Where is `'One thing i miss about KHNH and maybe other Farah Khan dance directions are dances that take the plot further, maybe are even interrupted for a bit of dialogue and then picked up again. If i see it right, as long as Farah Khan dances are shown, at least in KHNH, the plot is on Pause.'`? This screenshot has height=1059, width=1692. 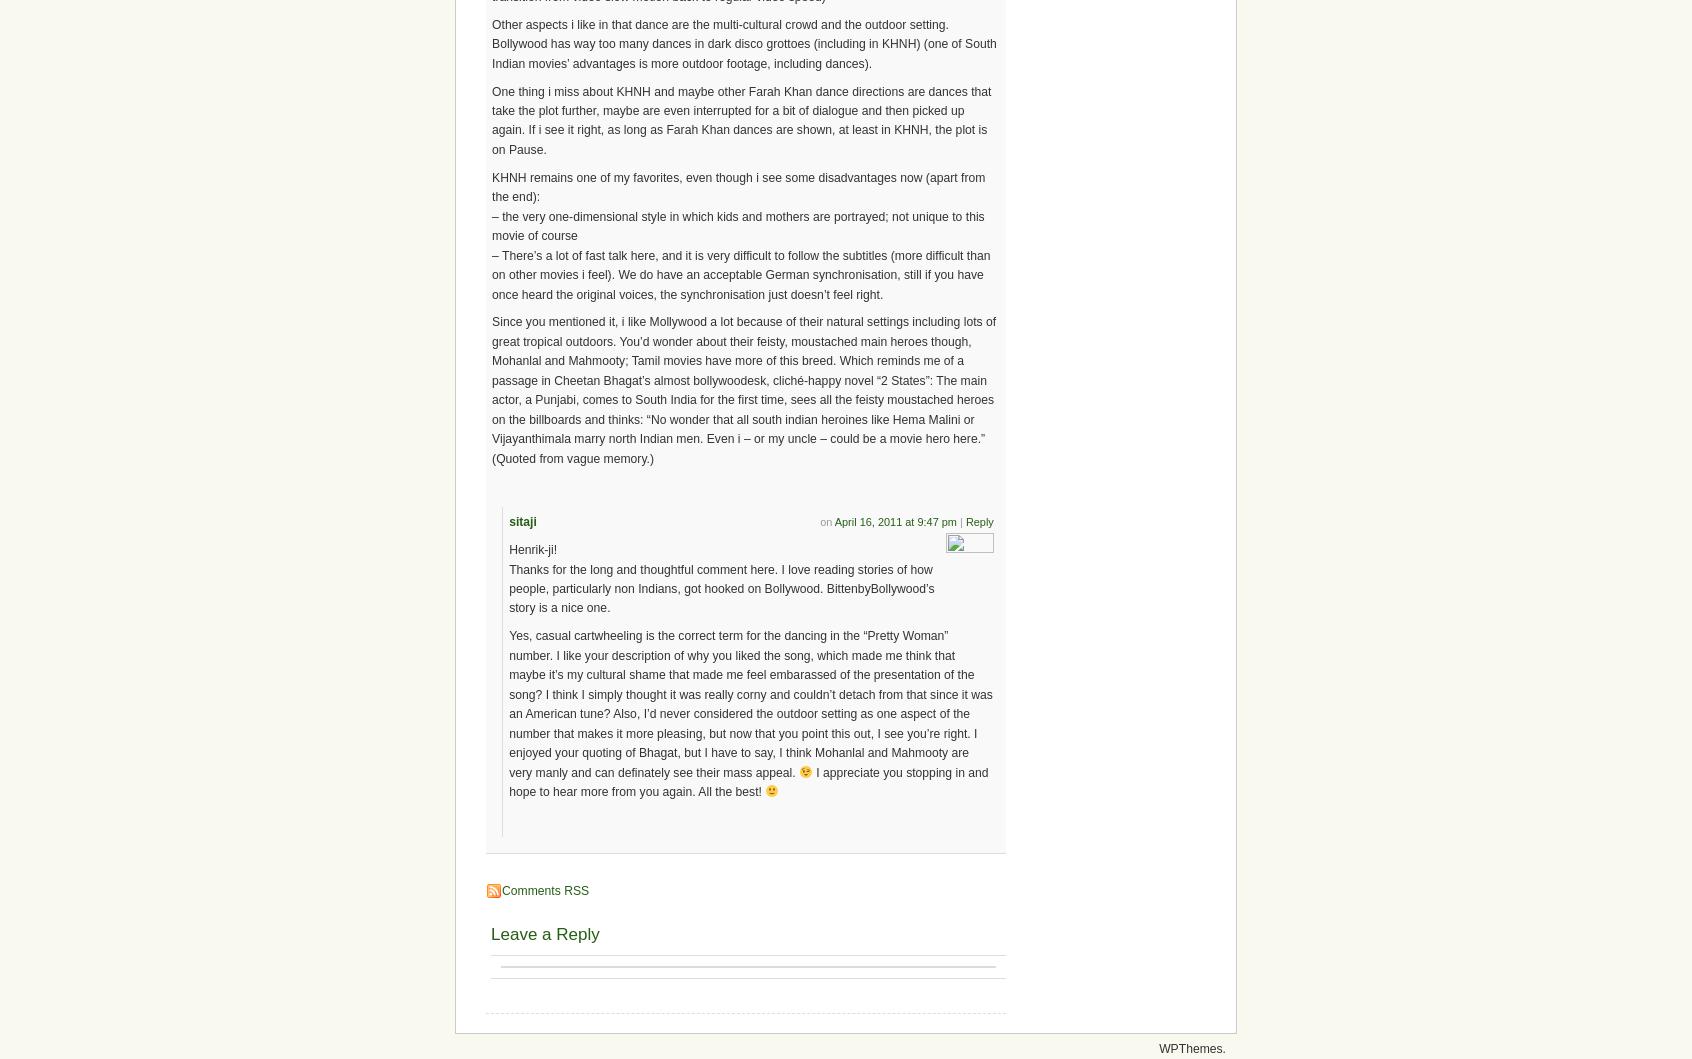
'One thing i miss about KHNH and maybe other Farah Khan dance directions are dances that take the plot further, maybe are even interrupted for a bit of dialogue and then picked up again. If i see it right, as long as Farah Khan dances are shown, at least in KHNH, the plot is on Pause.' is located at coordinates (740, 118).